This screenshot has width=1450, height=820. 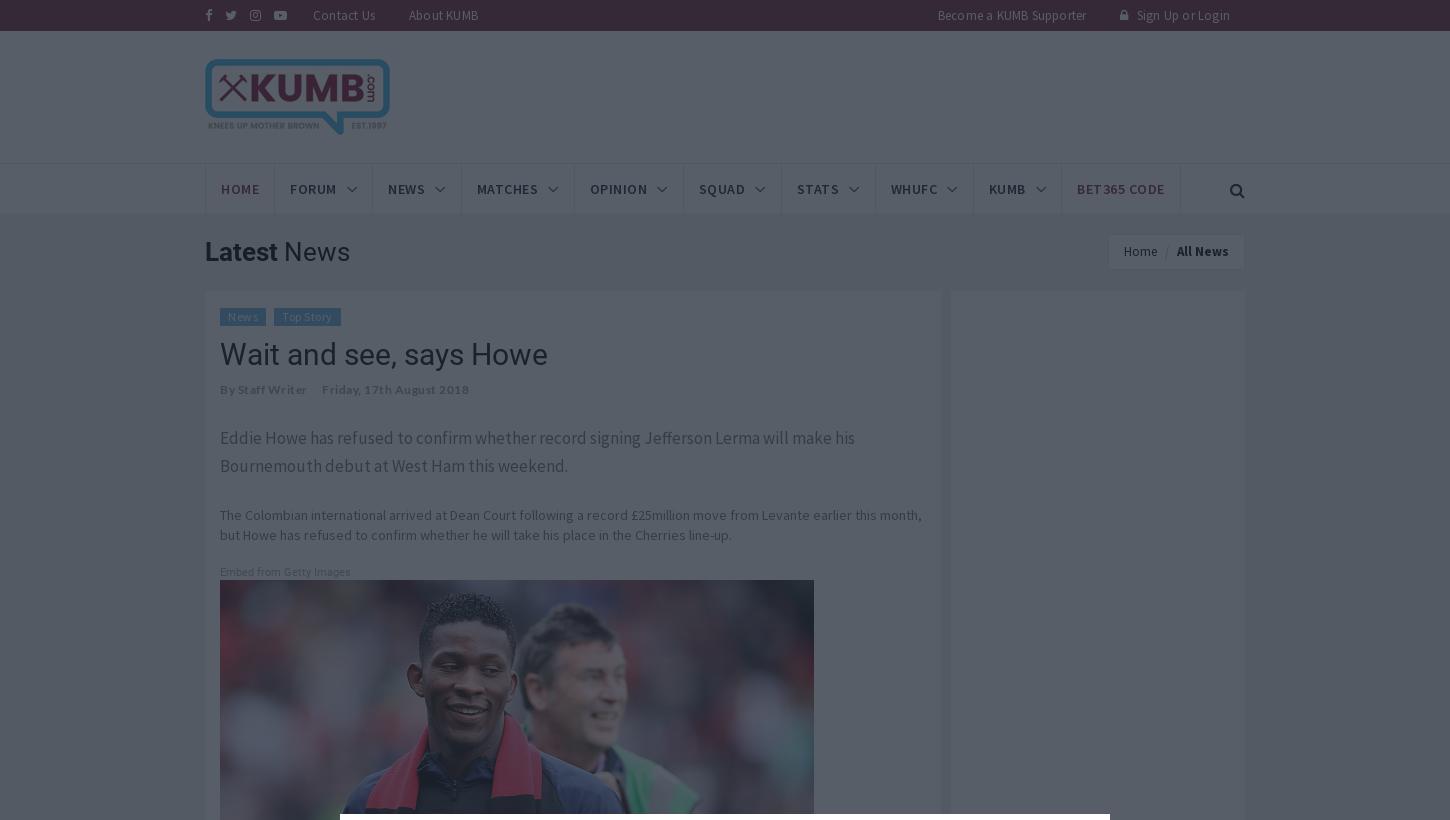 What do you see at coordinates (285, 571) in the screenshot?
I see `'Embed from Getty Images'` at bounding box center [285, 571].